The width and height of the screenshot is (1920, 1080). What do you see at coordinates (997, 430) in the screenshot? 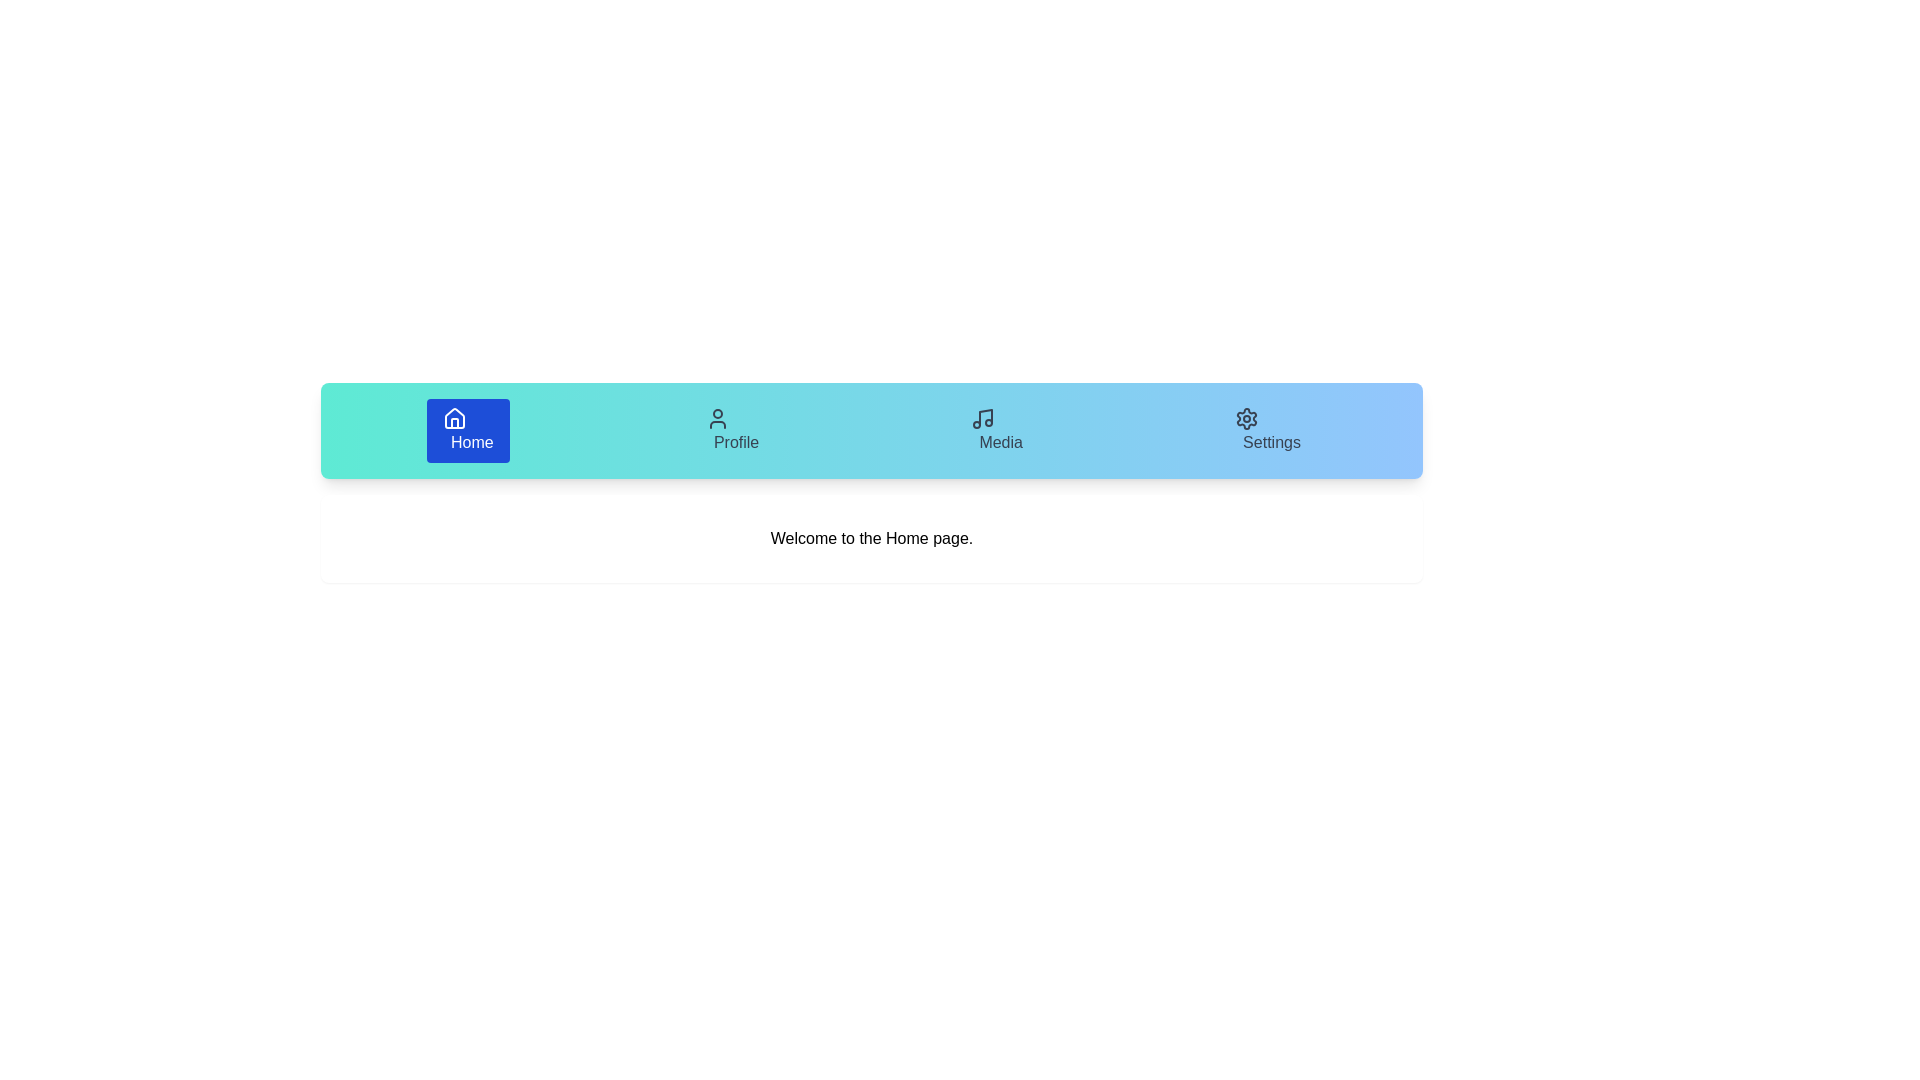
I see `the tab labeled Media to evaluate its hover effect` at bounding box center [997, 430].